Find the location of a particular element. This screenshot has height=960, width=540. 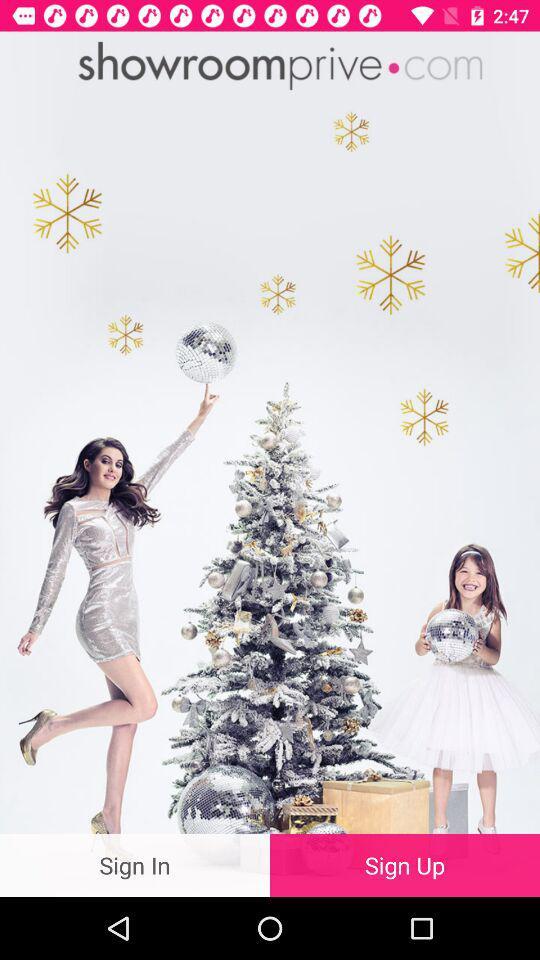

the item at the bottom right corner is located at coordinates (405, 864).